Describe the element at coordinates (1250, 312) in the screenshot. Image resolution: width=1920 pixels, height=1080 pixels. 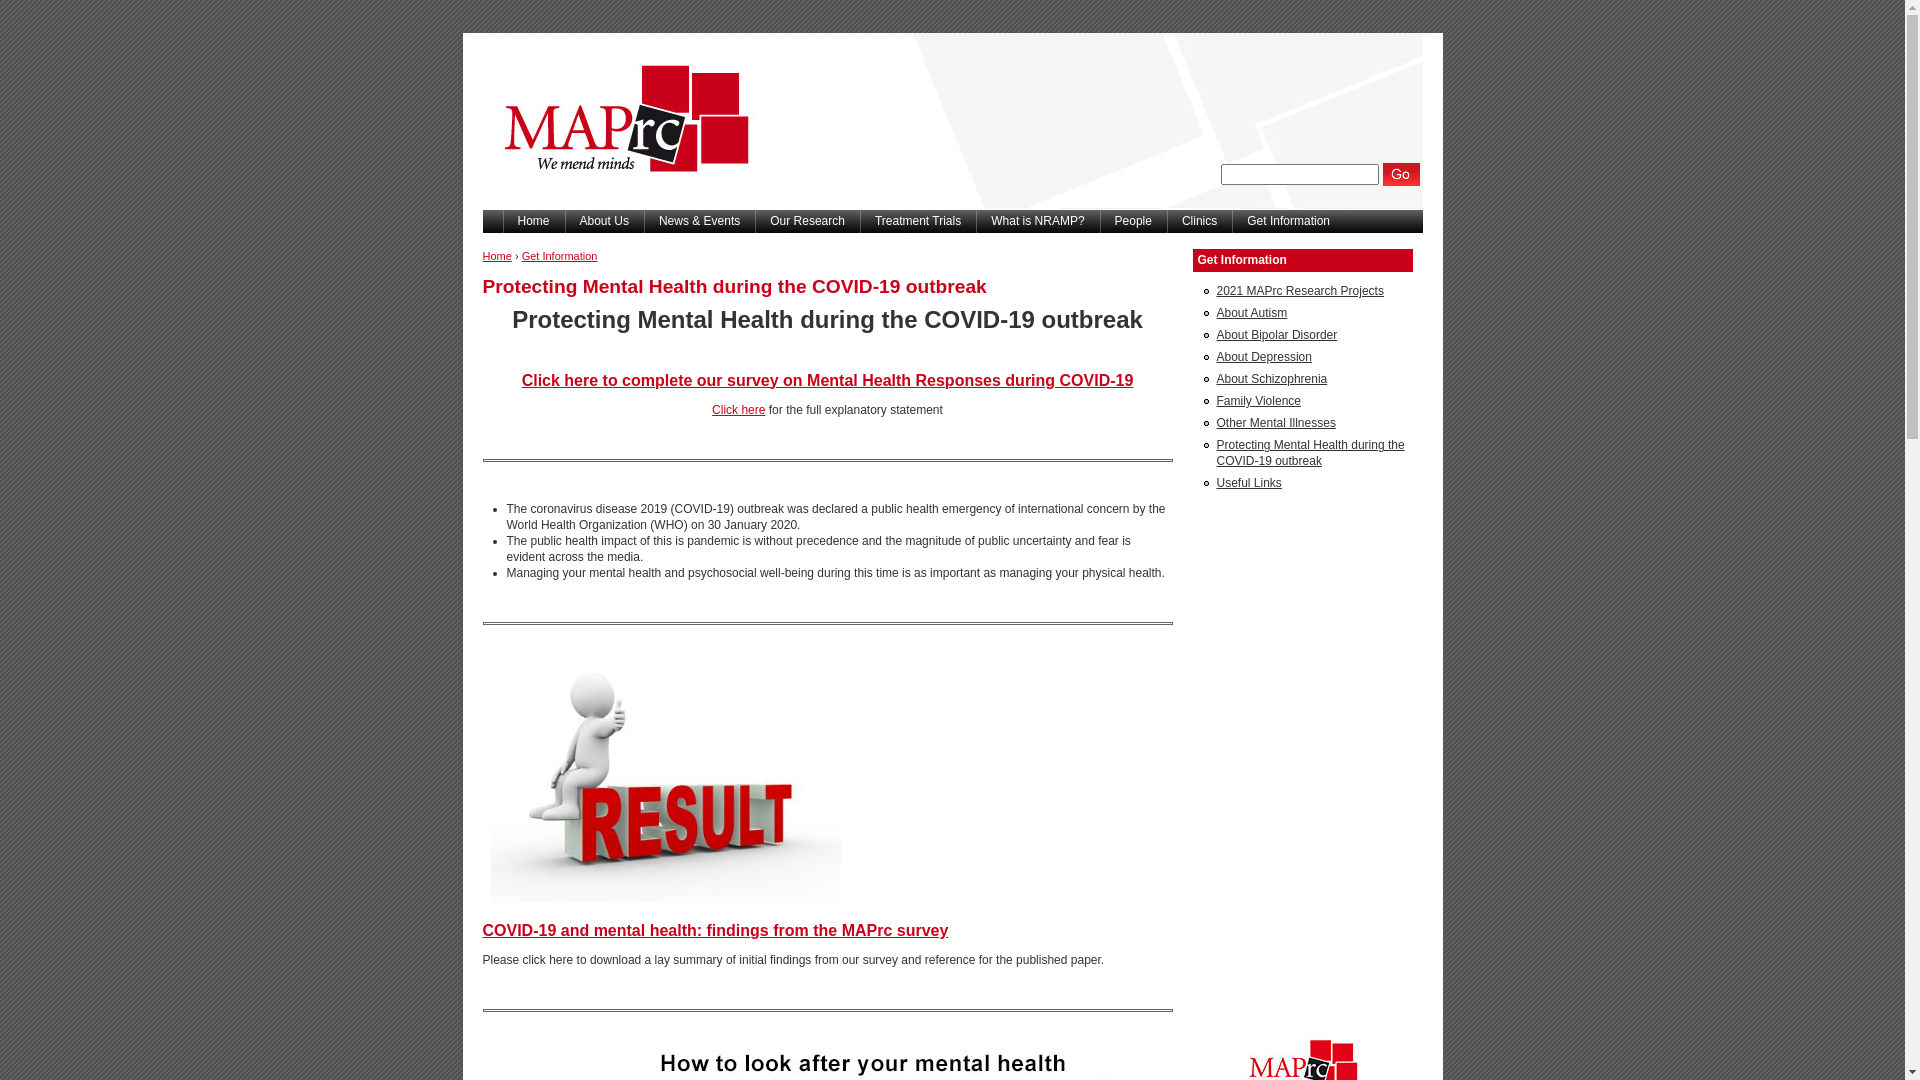
I see `'About Autism'` at that location.